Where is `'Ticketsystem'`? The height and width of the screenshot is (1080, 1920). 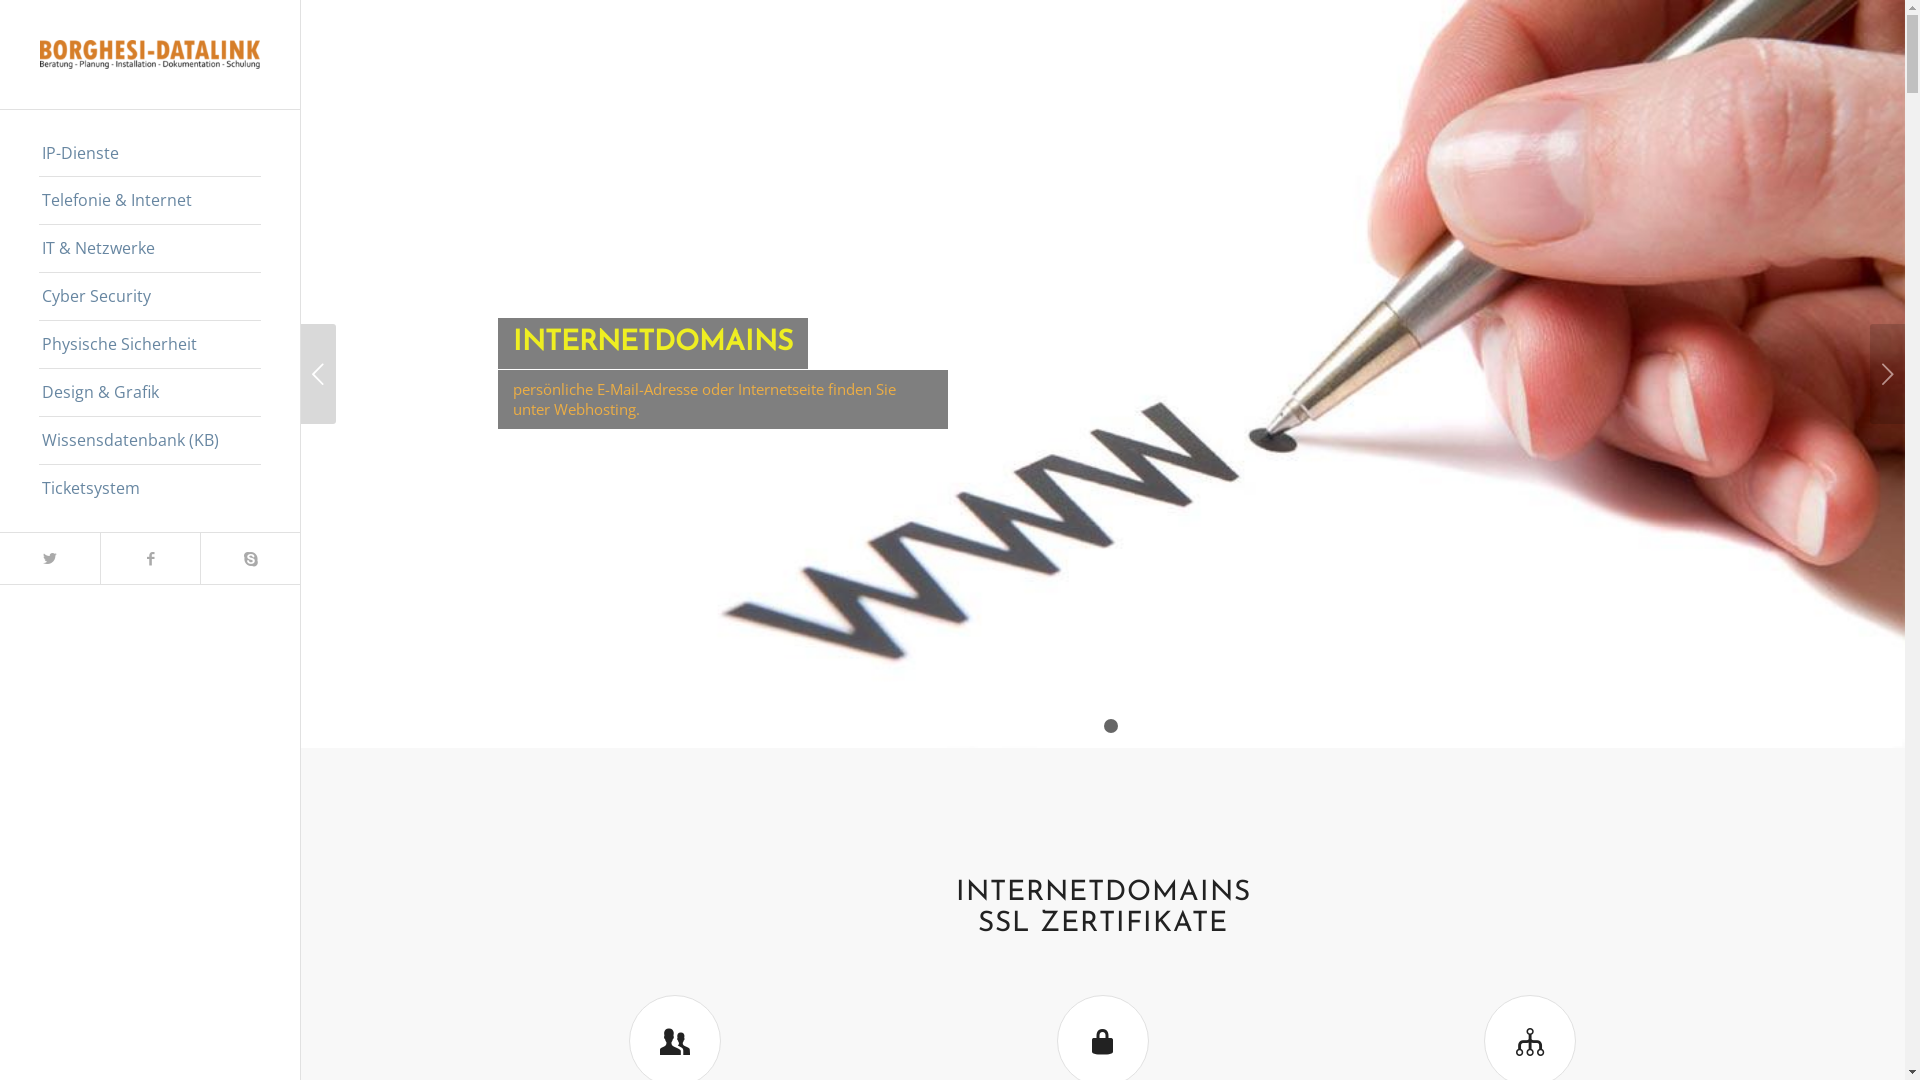
'Ticketsystem' is located at coordinates (148, 488).